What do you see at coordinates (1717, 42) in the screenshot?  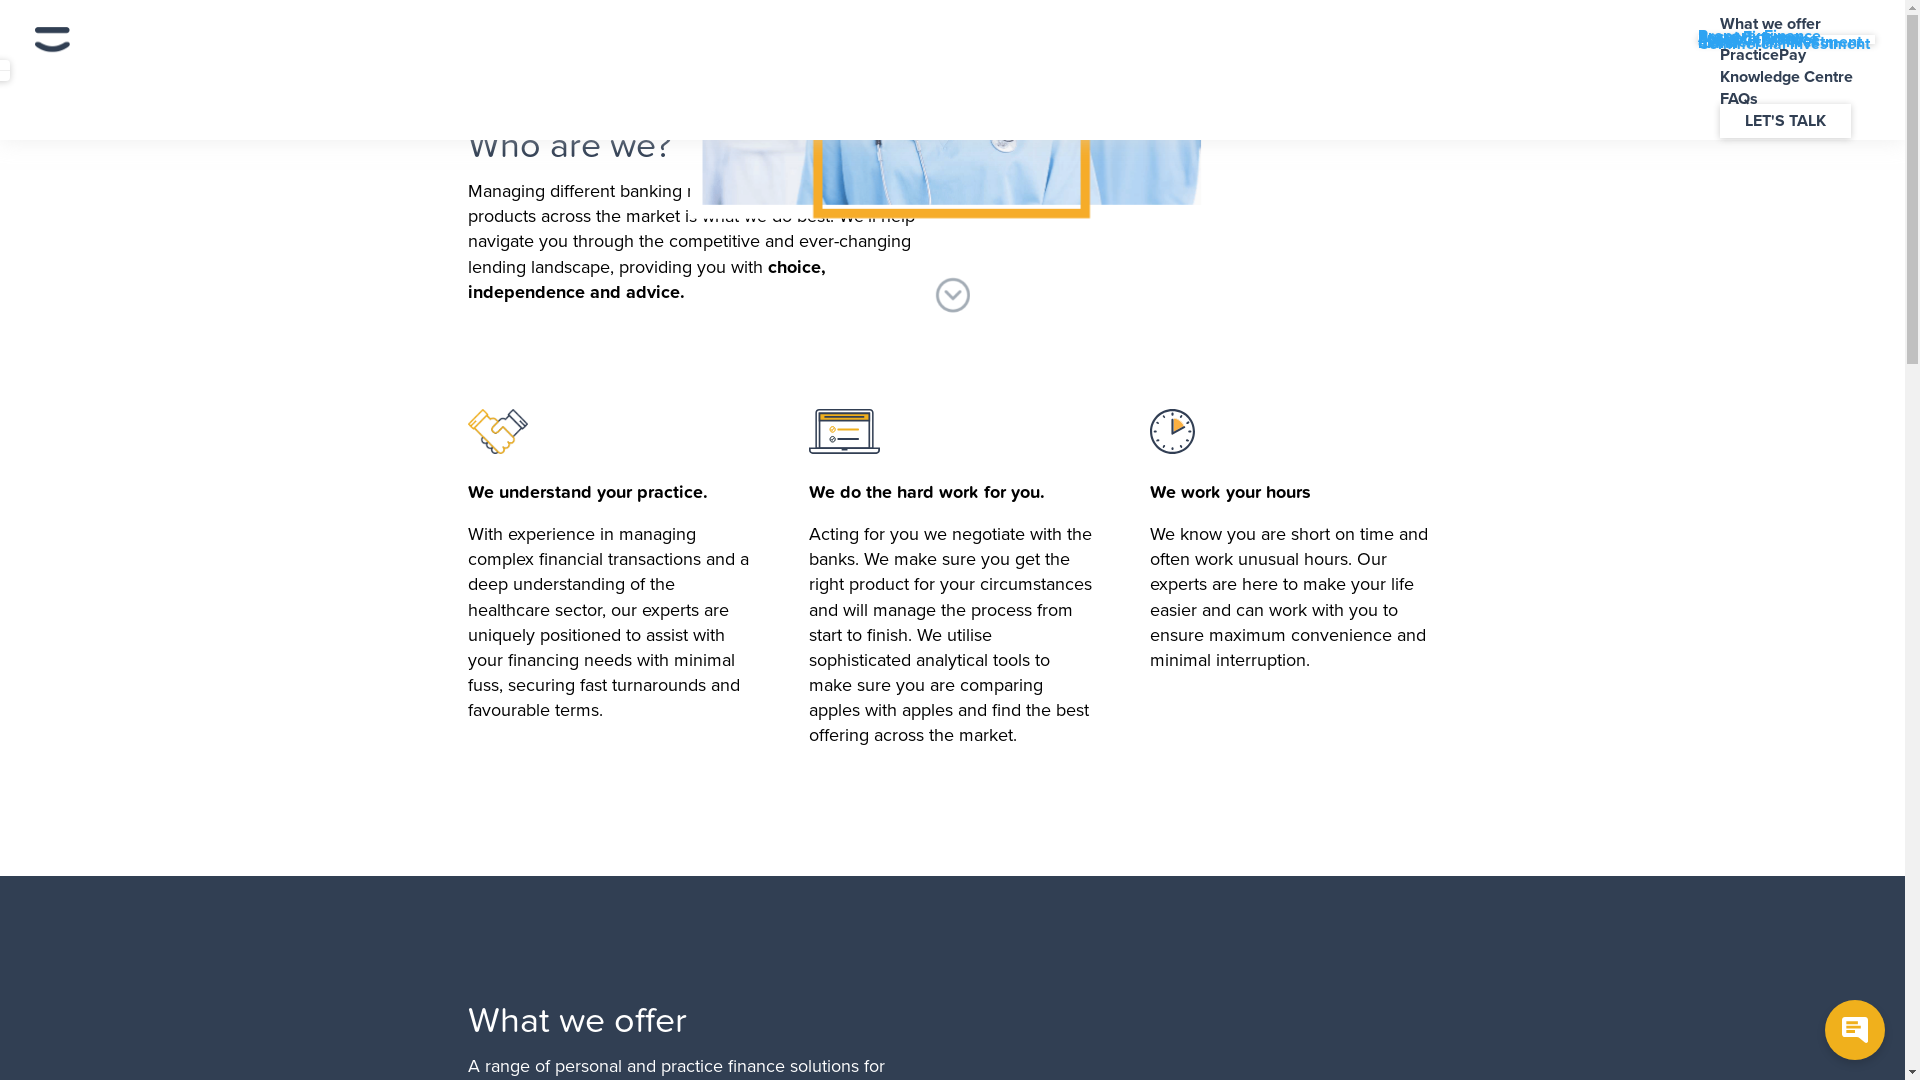 I see `'blank'` at bounding box center [1717, 42].